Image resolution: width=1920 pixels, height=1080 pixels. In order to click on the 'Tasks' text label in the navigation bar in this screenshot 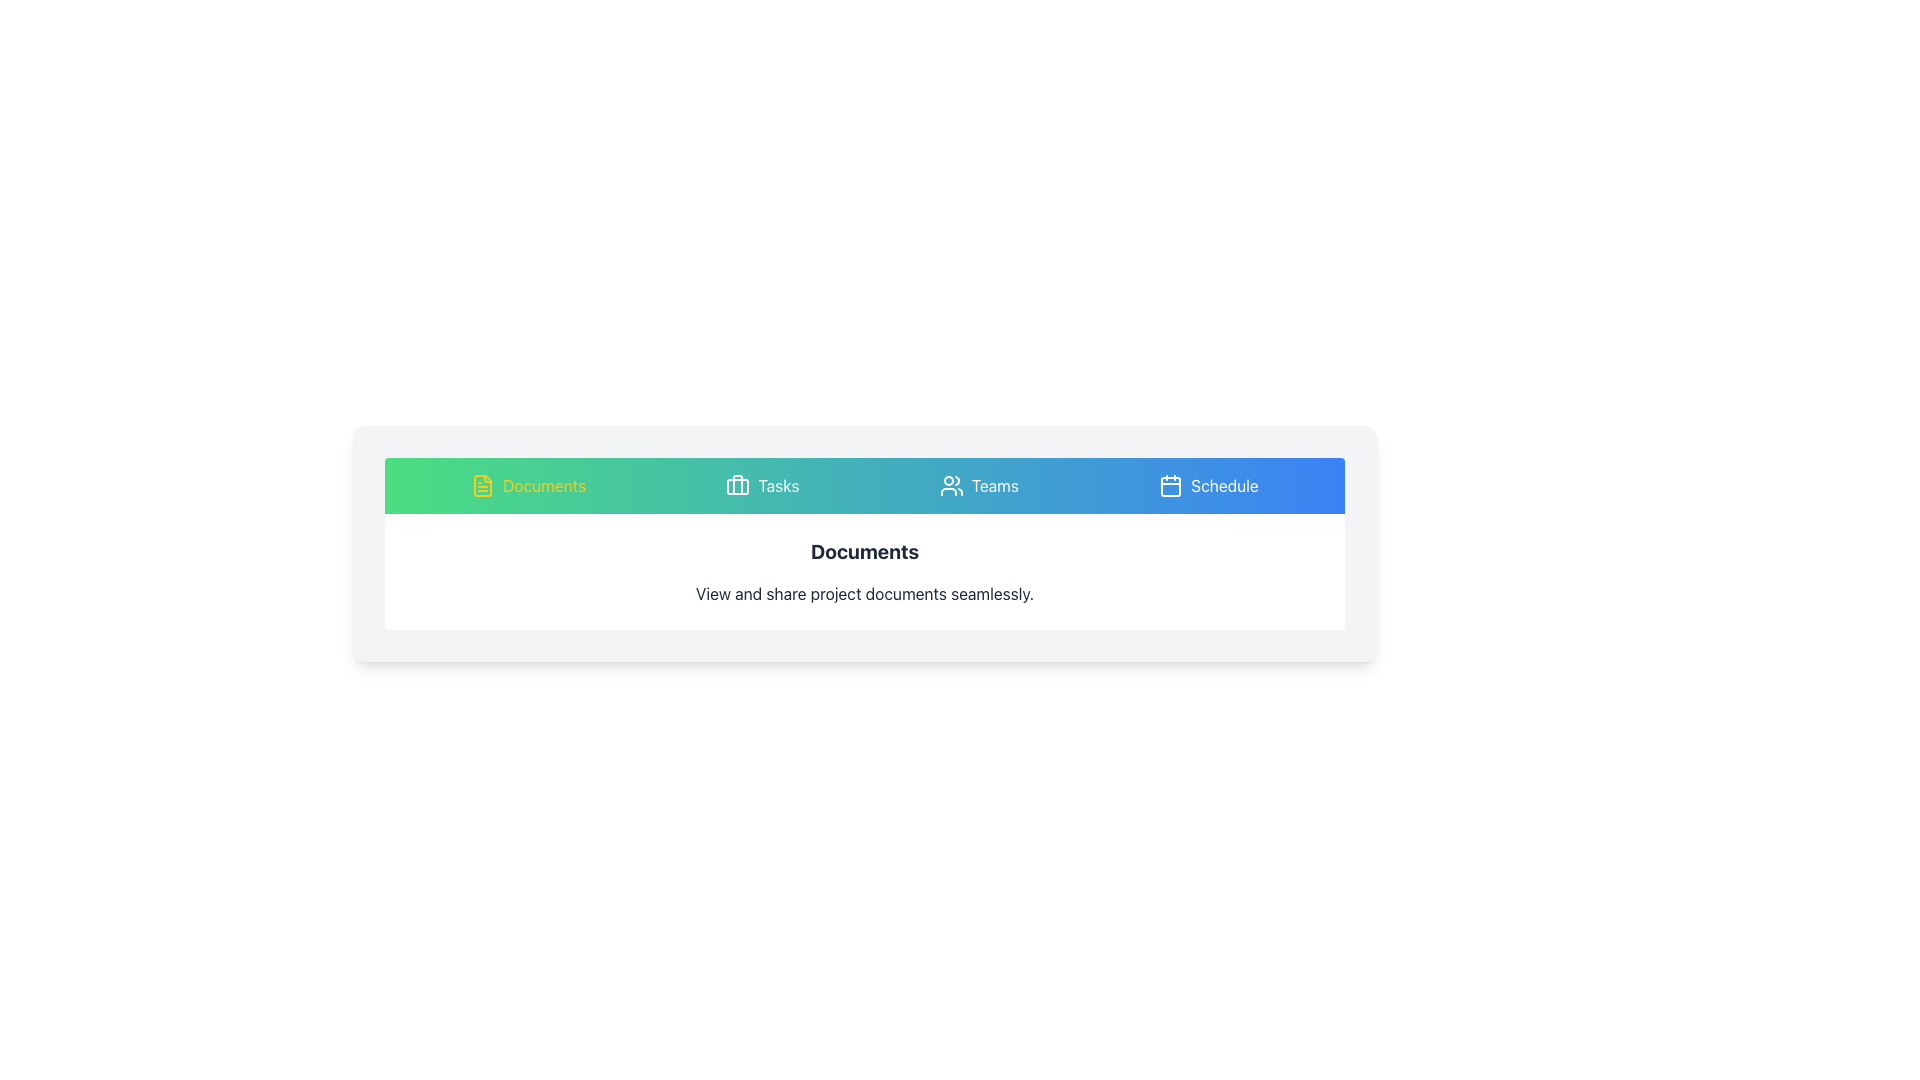, I will do `click(777, 486)`.